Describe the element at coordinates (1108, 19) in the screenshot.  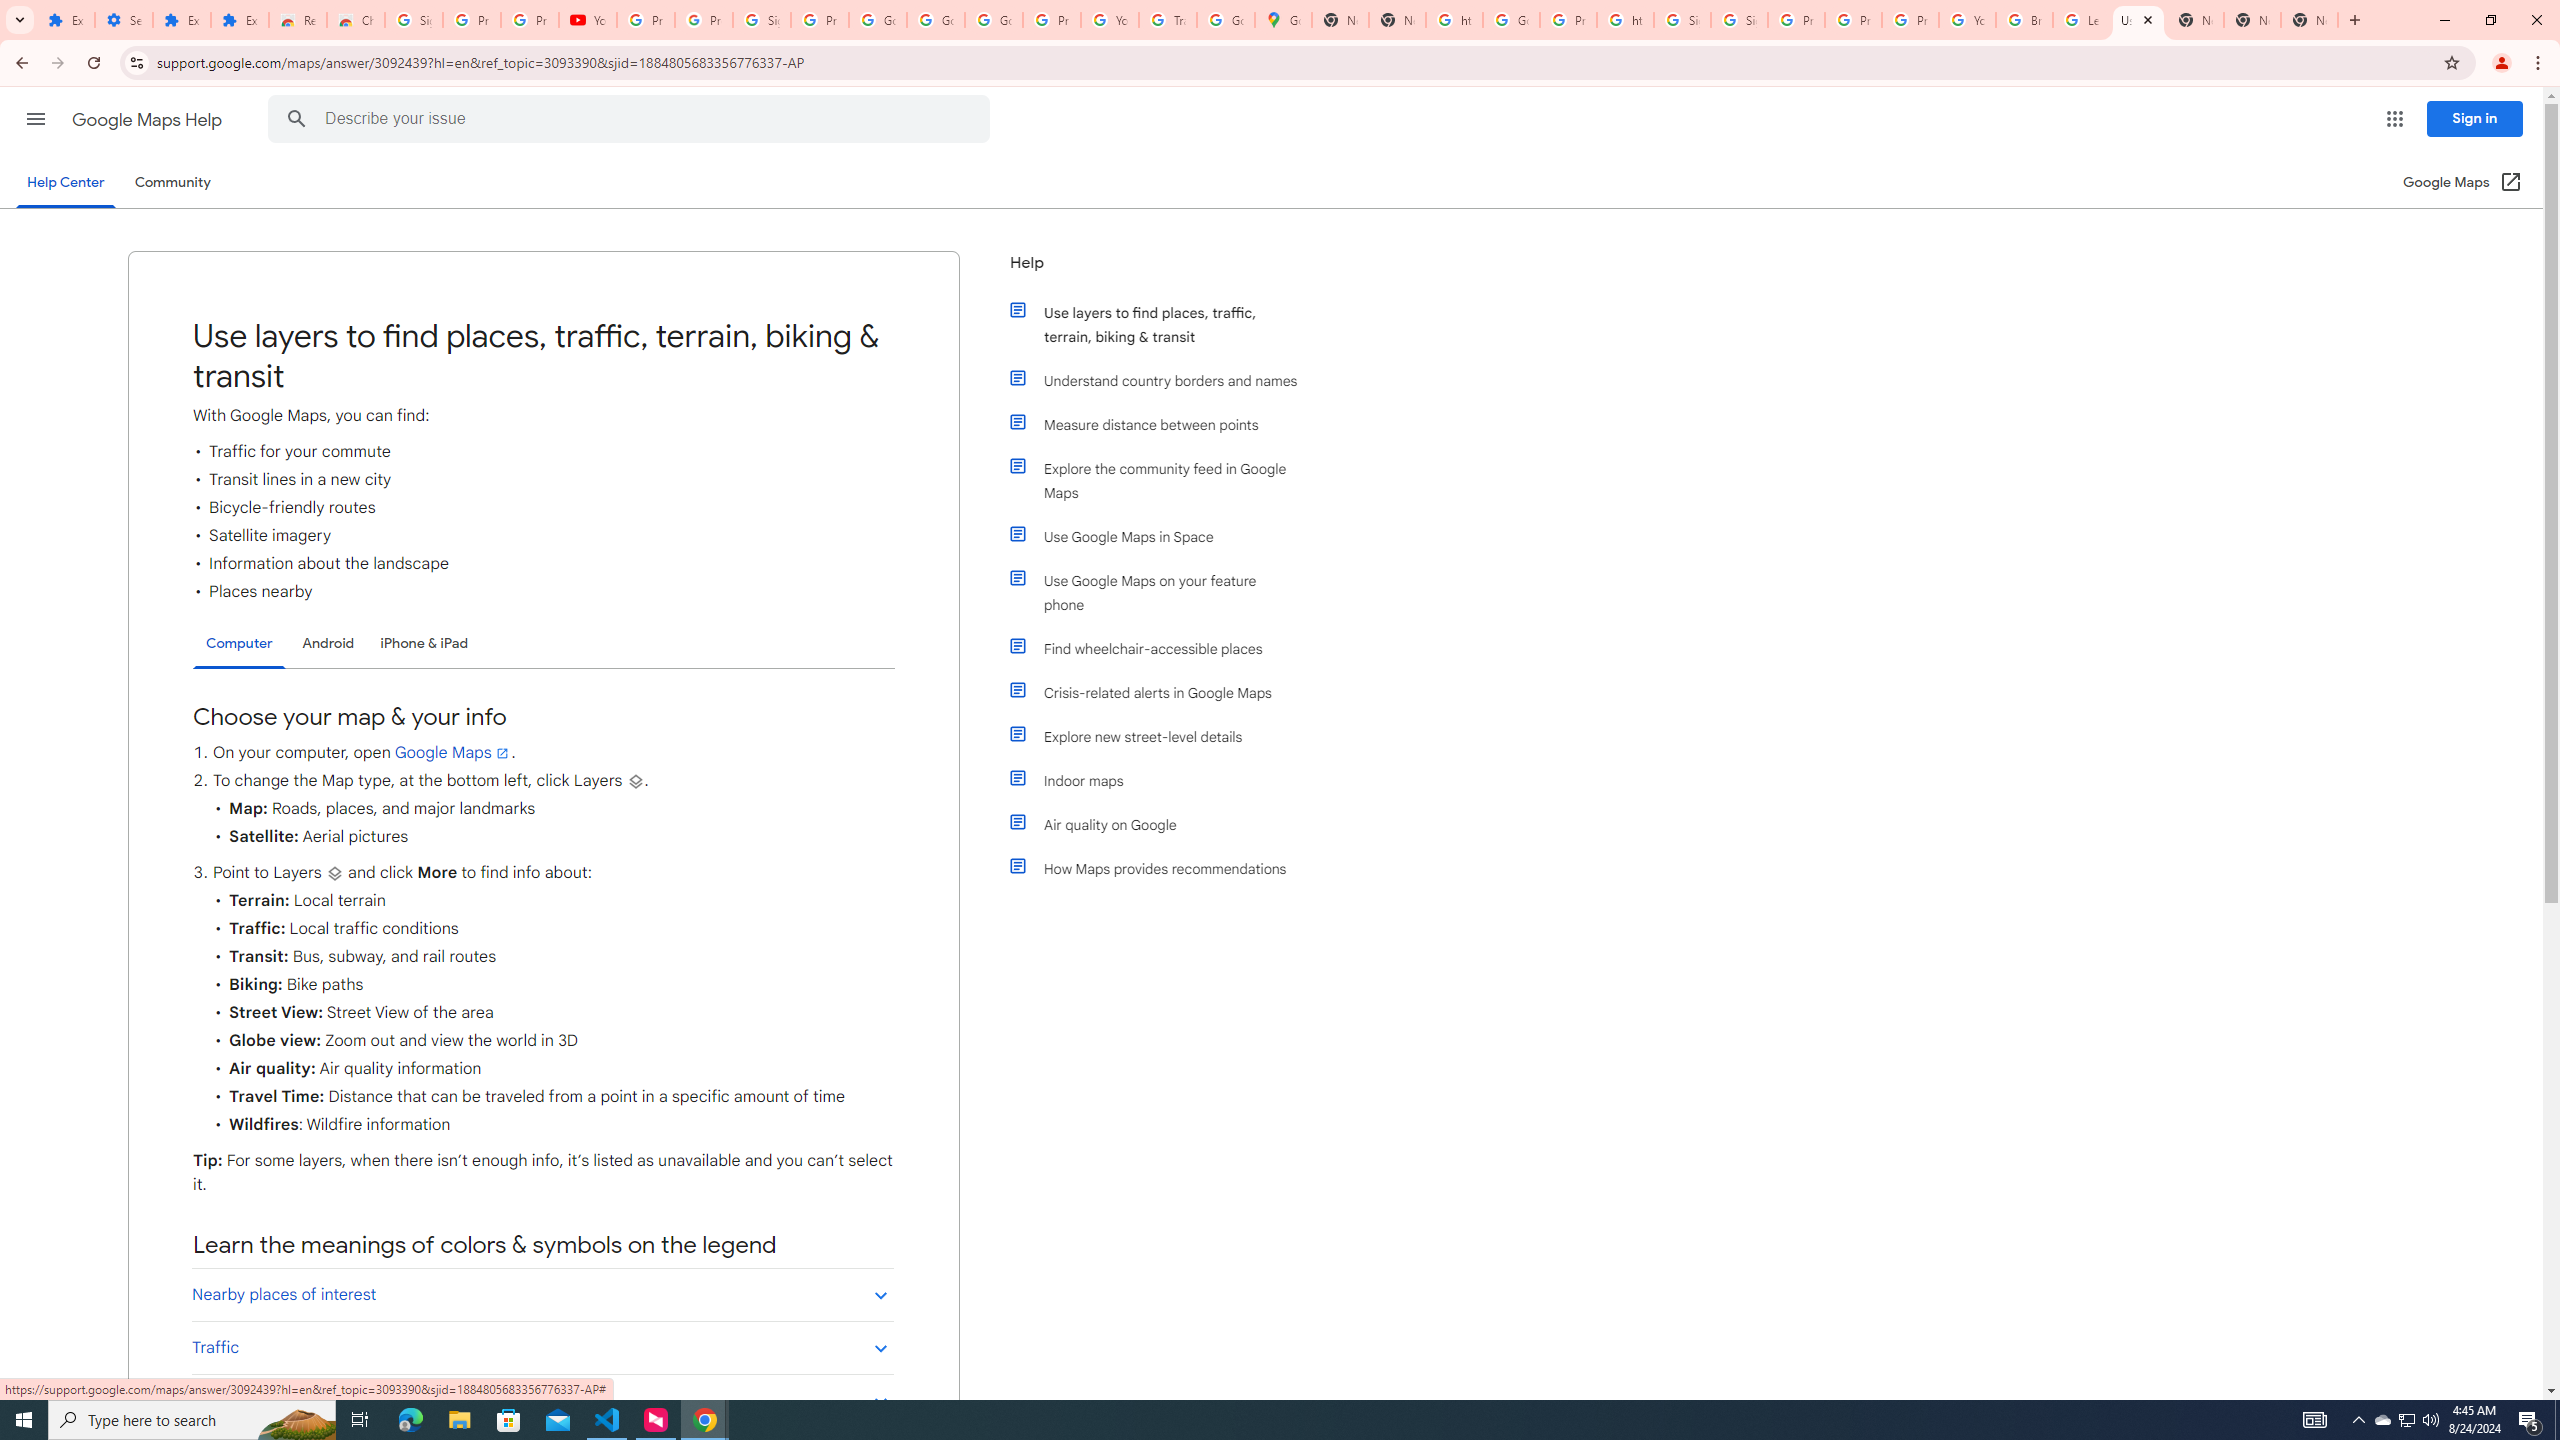
I see `'YouTube'` at that location.